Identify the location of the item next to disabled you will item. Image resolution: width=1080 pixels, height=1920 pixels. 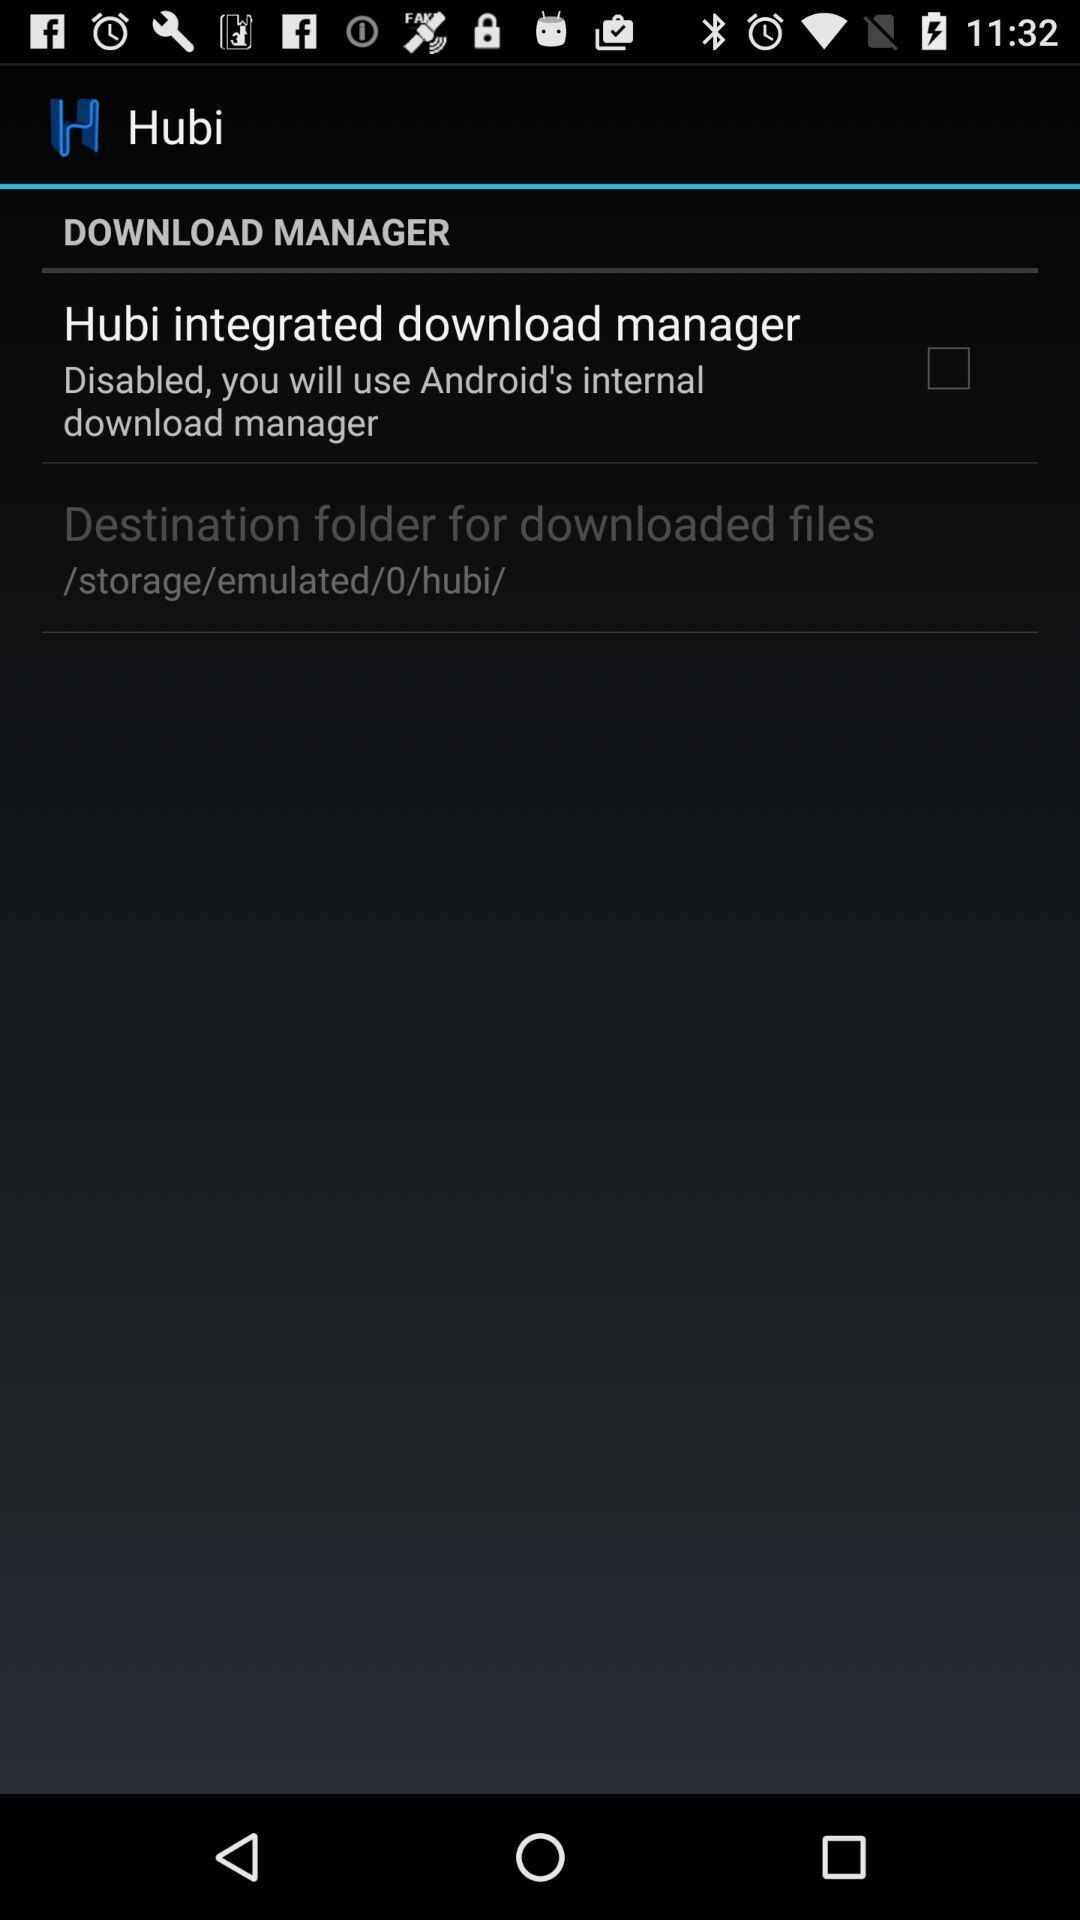
(947, 368).